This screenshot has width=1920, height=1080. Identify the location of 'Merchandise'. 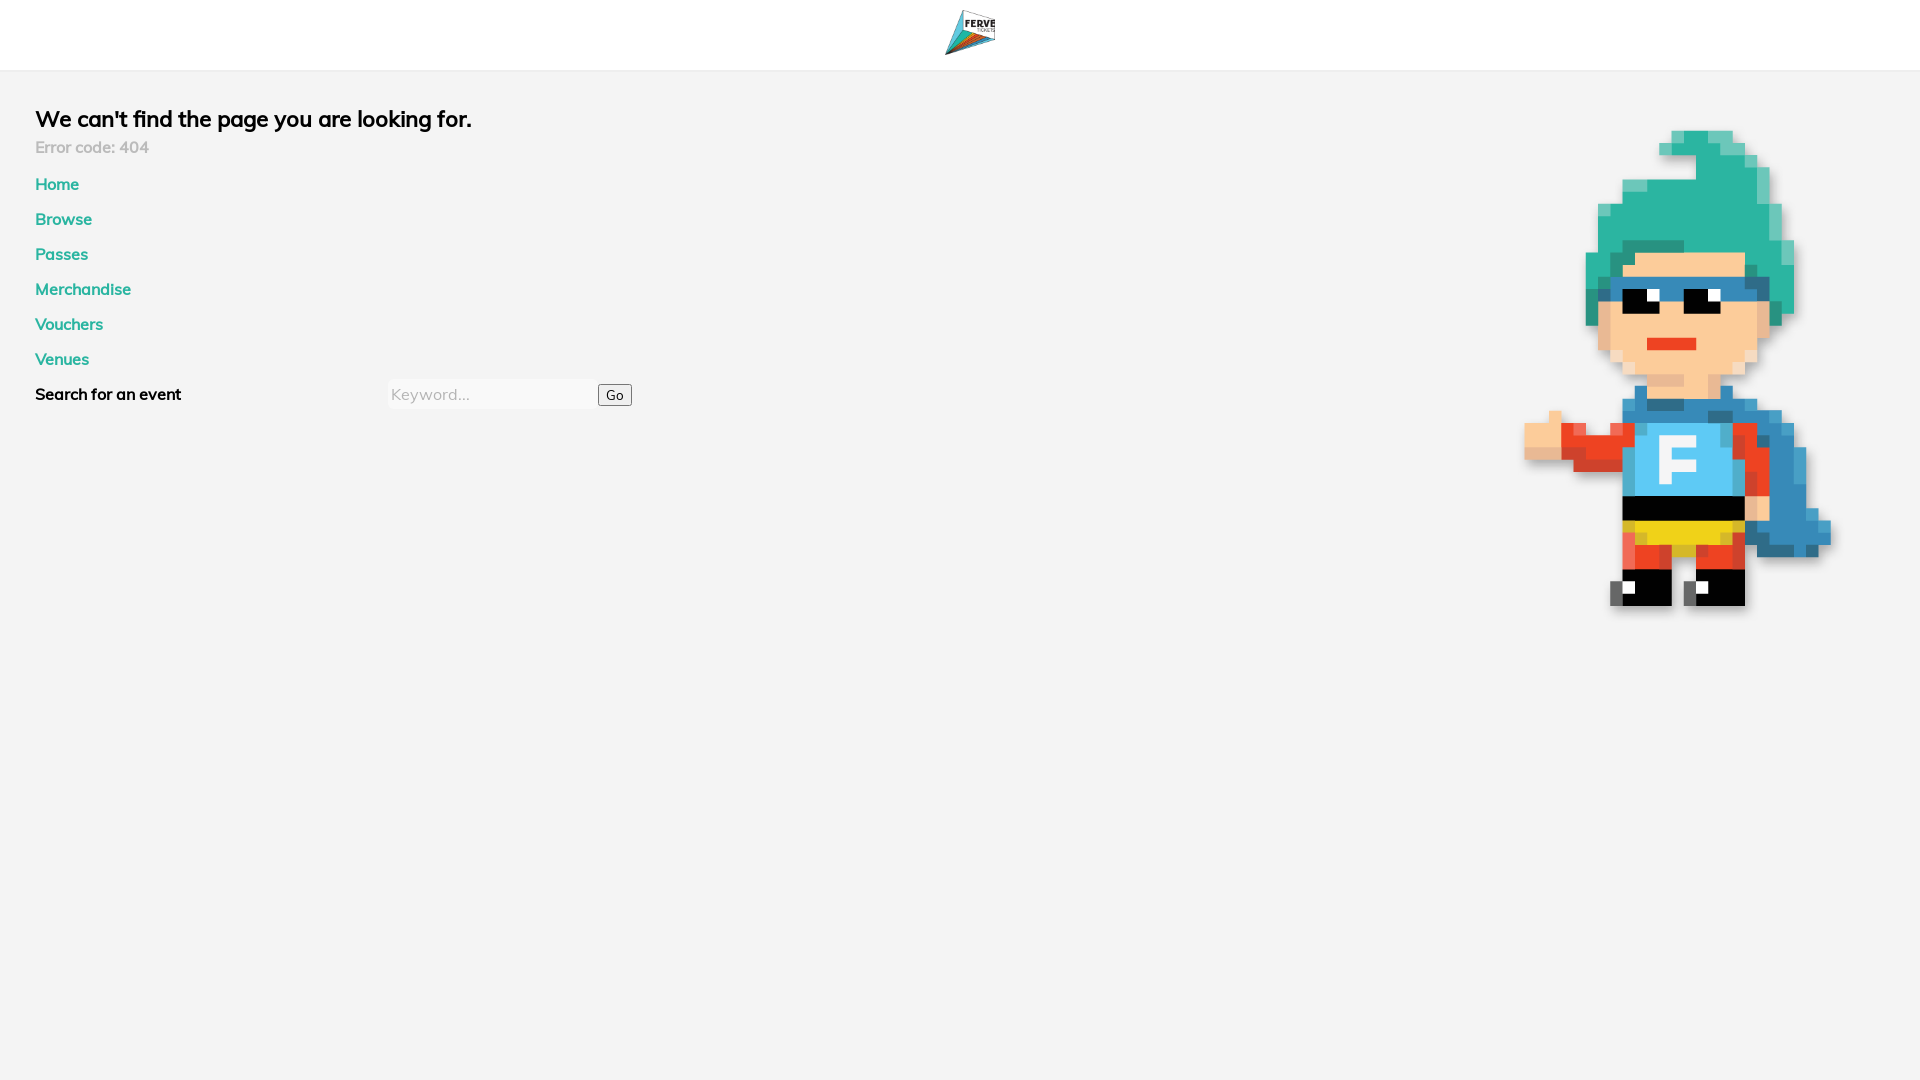
(81, 289).